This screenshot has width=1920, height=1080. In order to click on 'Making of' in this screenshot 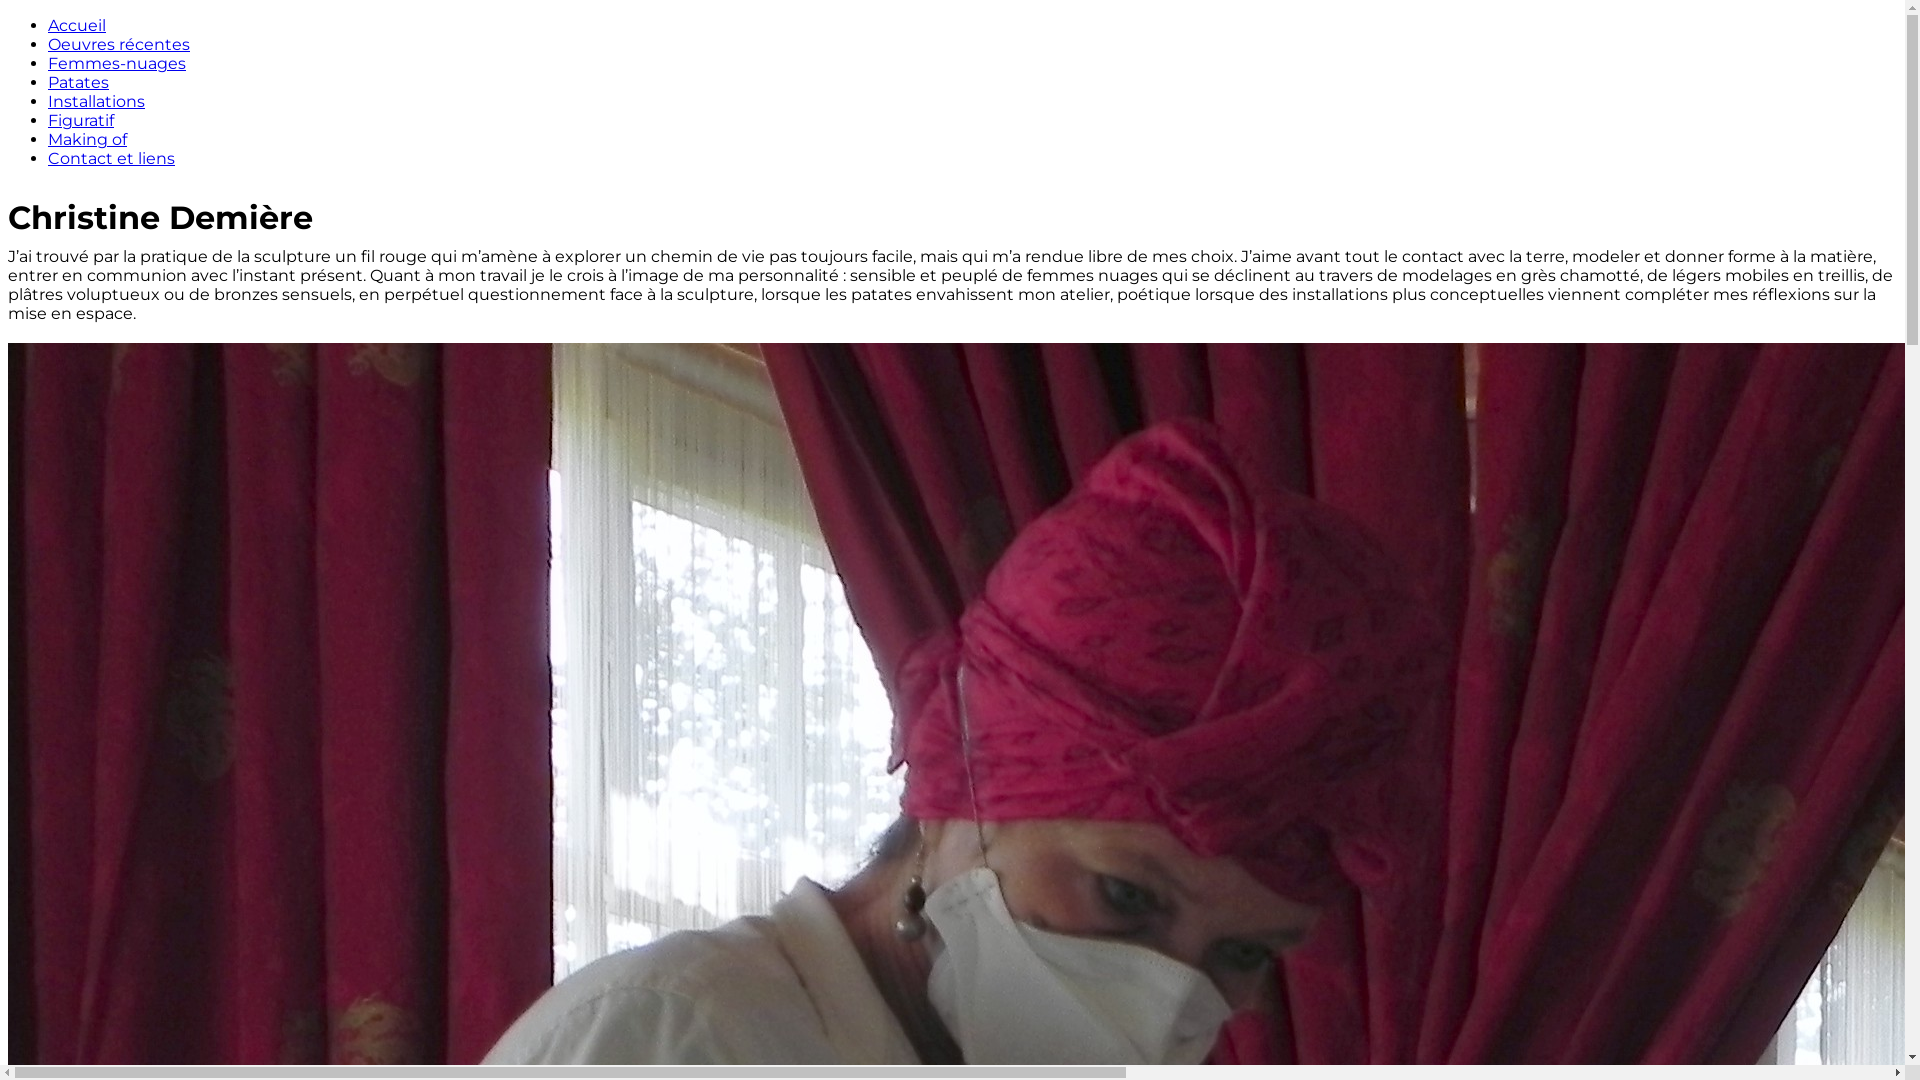, I will do `click(86, 138)`.